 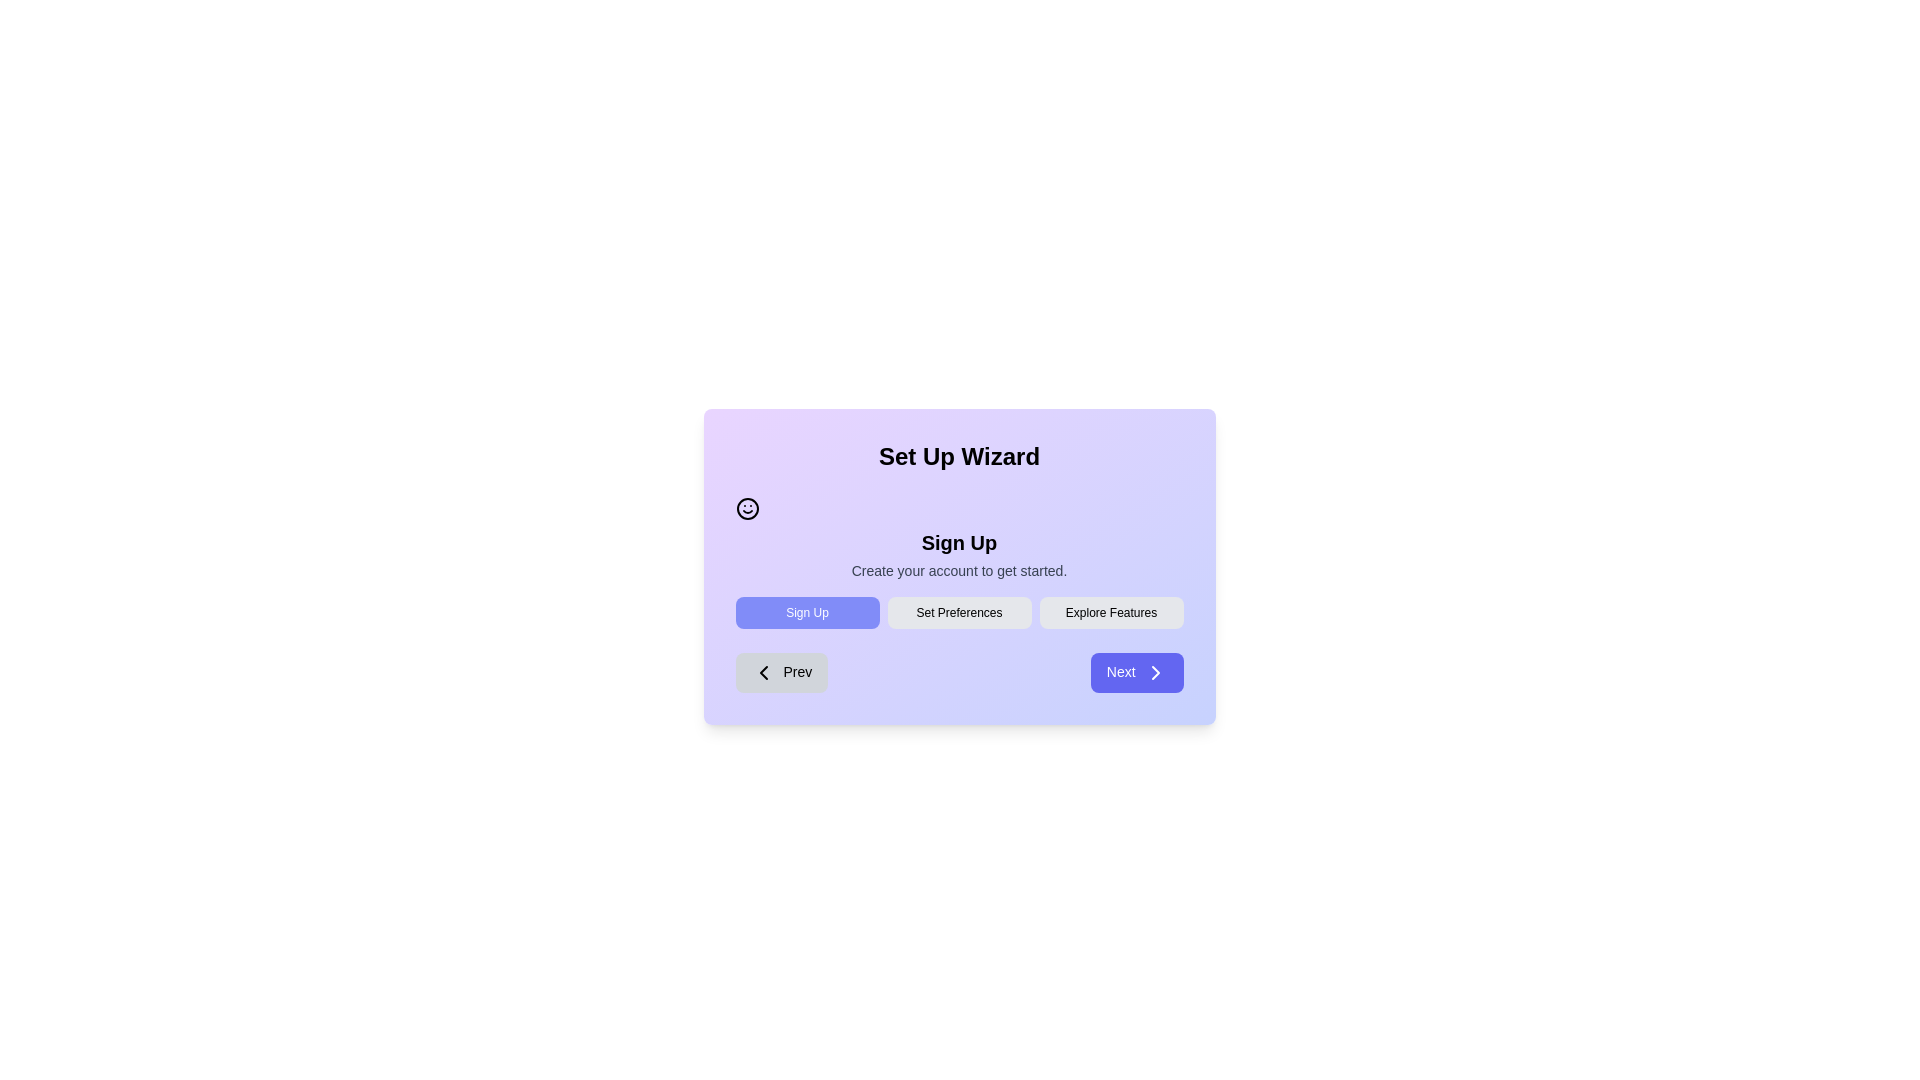 What do you see at coordinates (762, 672) in the screenshot?
I see `the leftward-pointing chevron icon inside the 'Prev' button located in the bottom-left section of the interface to trigger a tooltip or visual feedback` at bounding box center [762, 672].